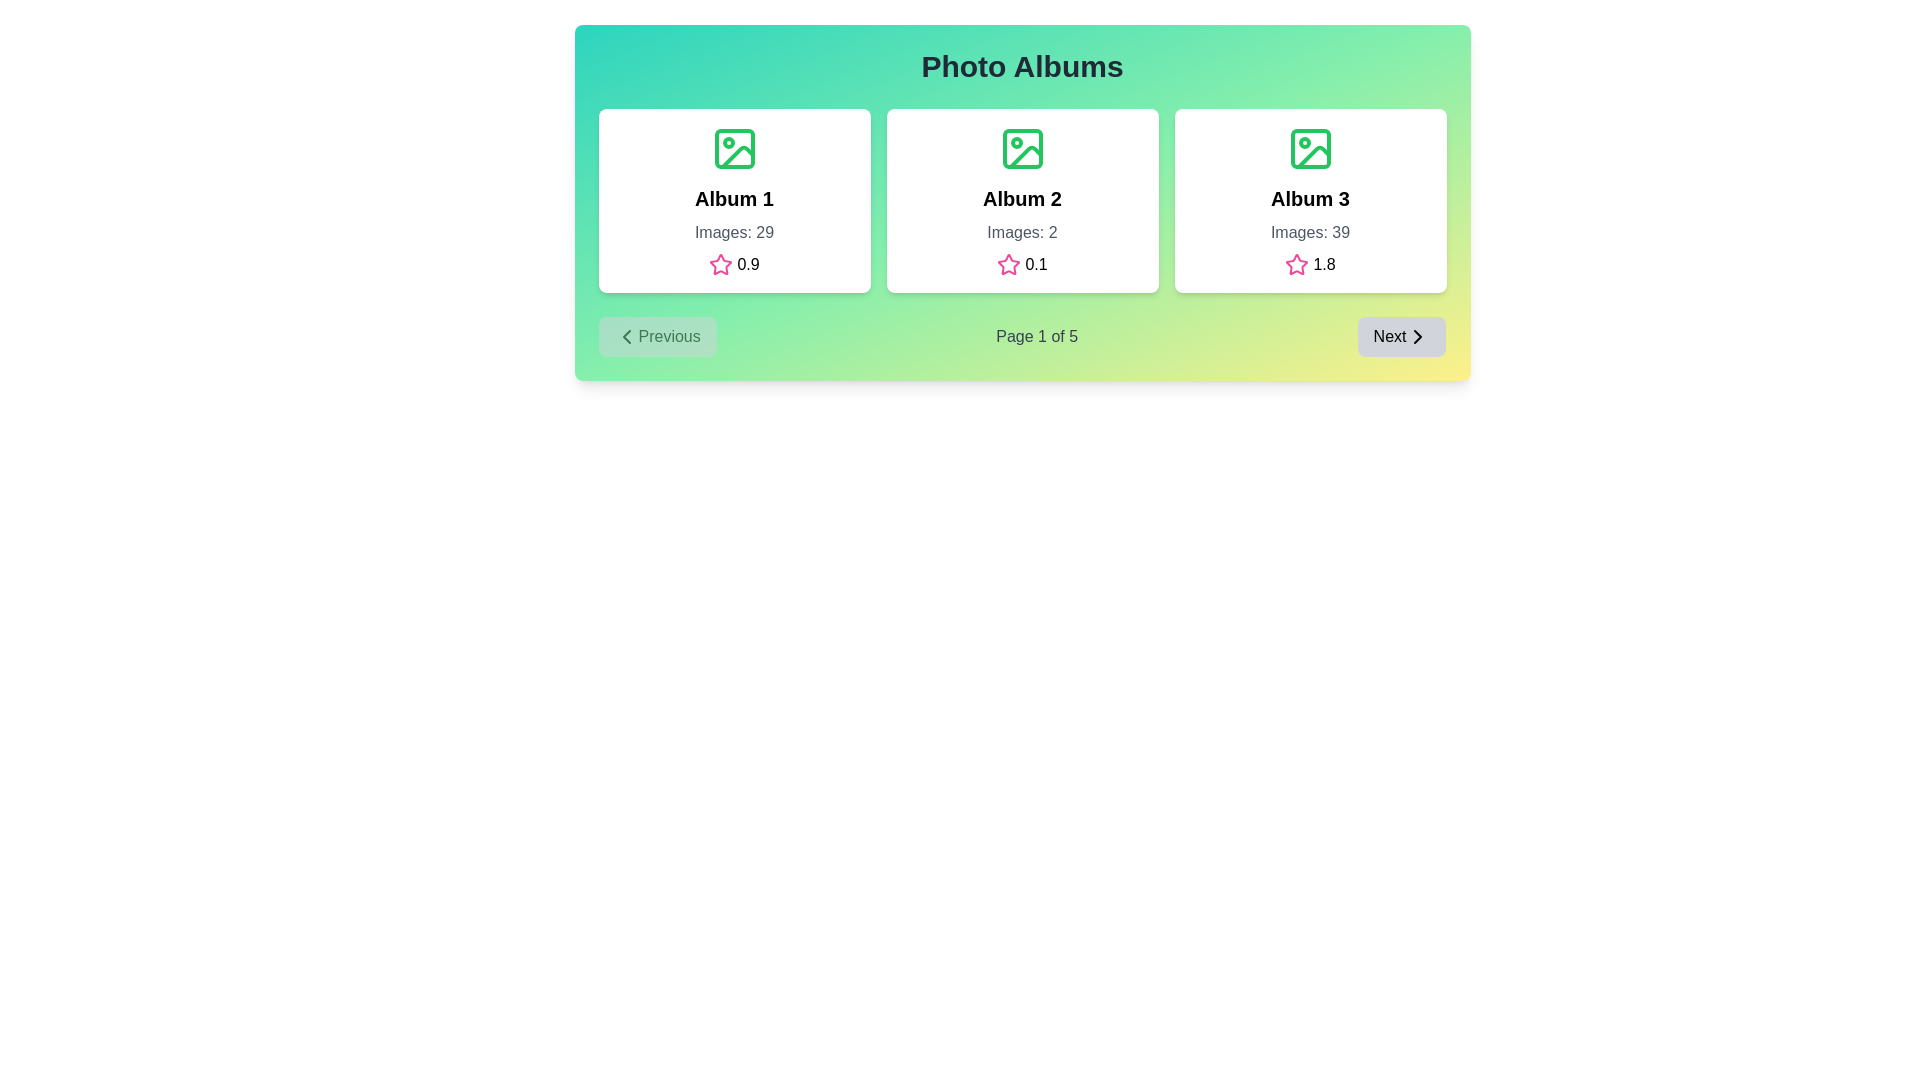 This screenshot has width=1920, height=1080. What do you see at coordinates (1022, 148) in the screenshot?
I see `the album icon located at the top-center of the second card from the left in a row of three cards, which visually represents the content type or category of the card` at bounding box center [1022, 148].